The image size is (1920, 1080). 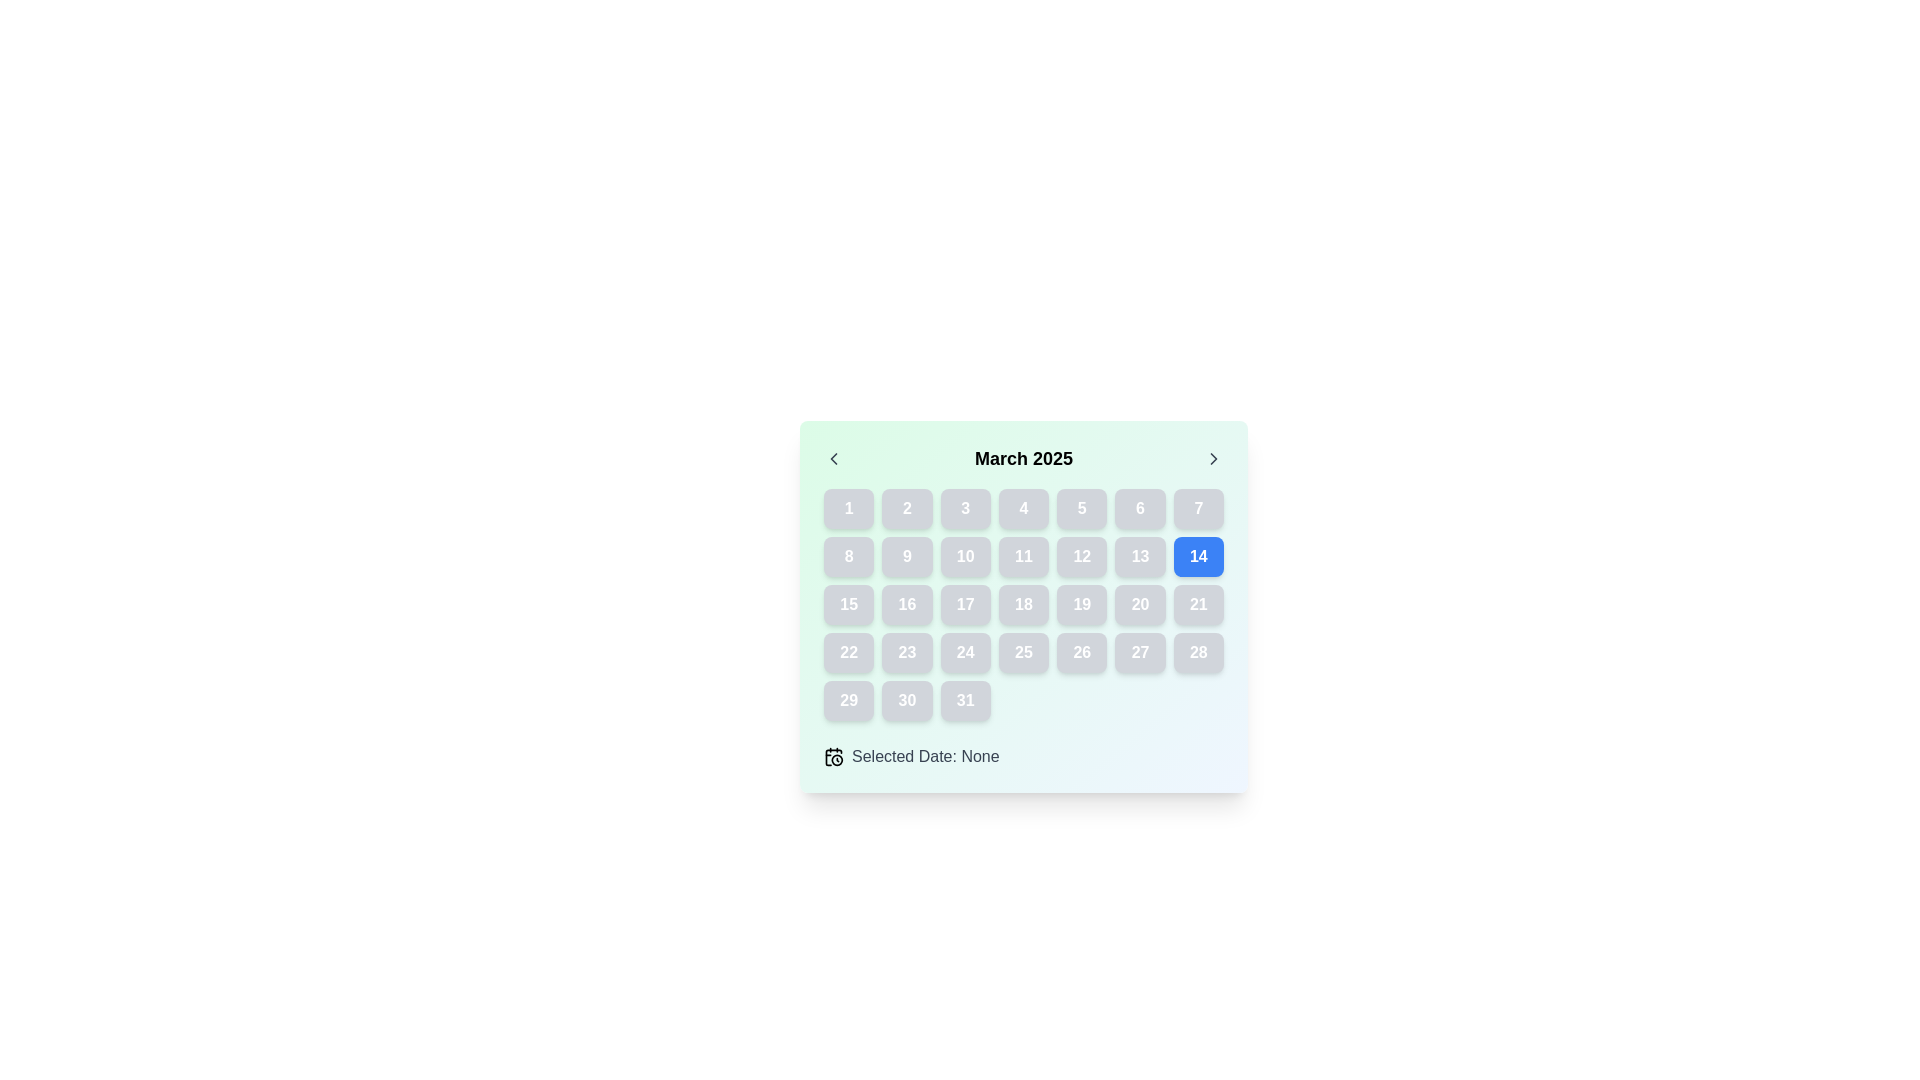 I want to click on the static text label indicating the currently selected date from the calendar, which shows 'None' when no date is selected, so click(x=924, y=756).